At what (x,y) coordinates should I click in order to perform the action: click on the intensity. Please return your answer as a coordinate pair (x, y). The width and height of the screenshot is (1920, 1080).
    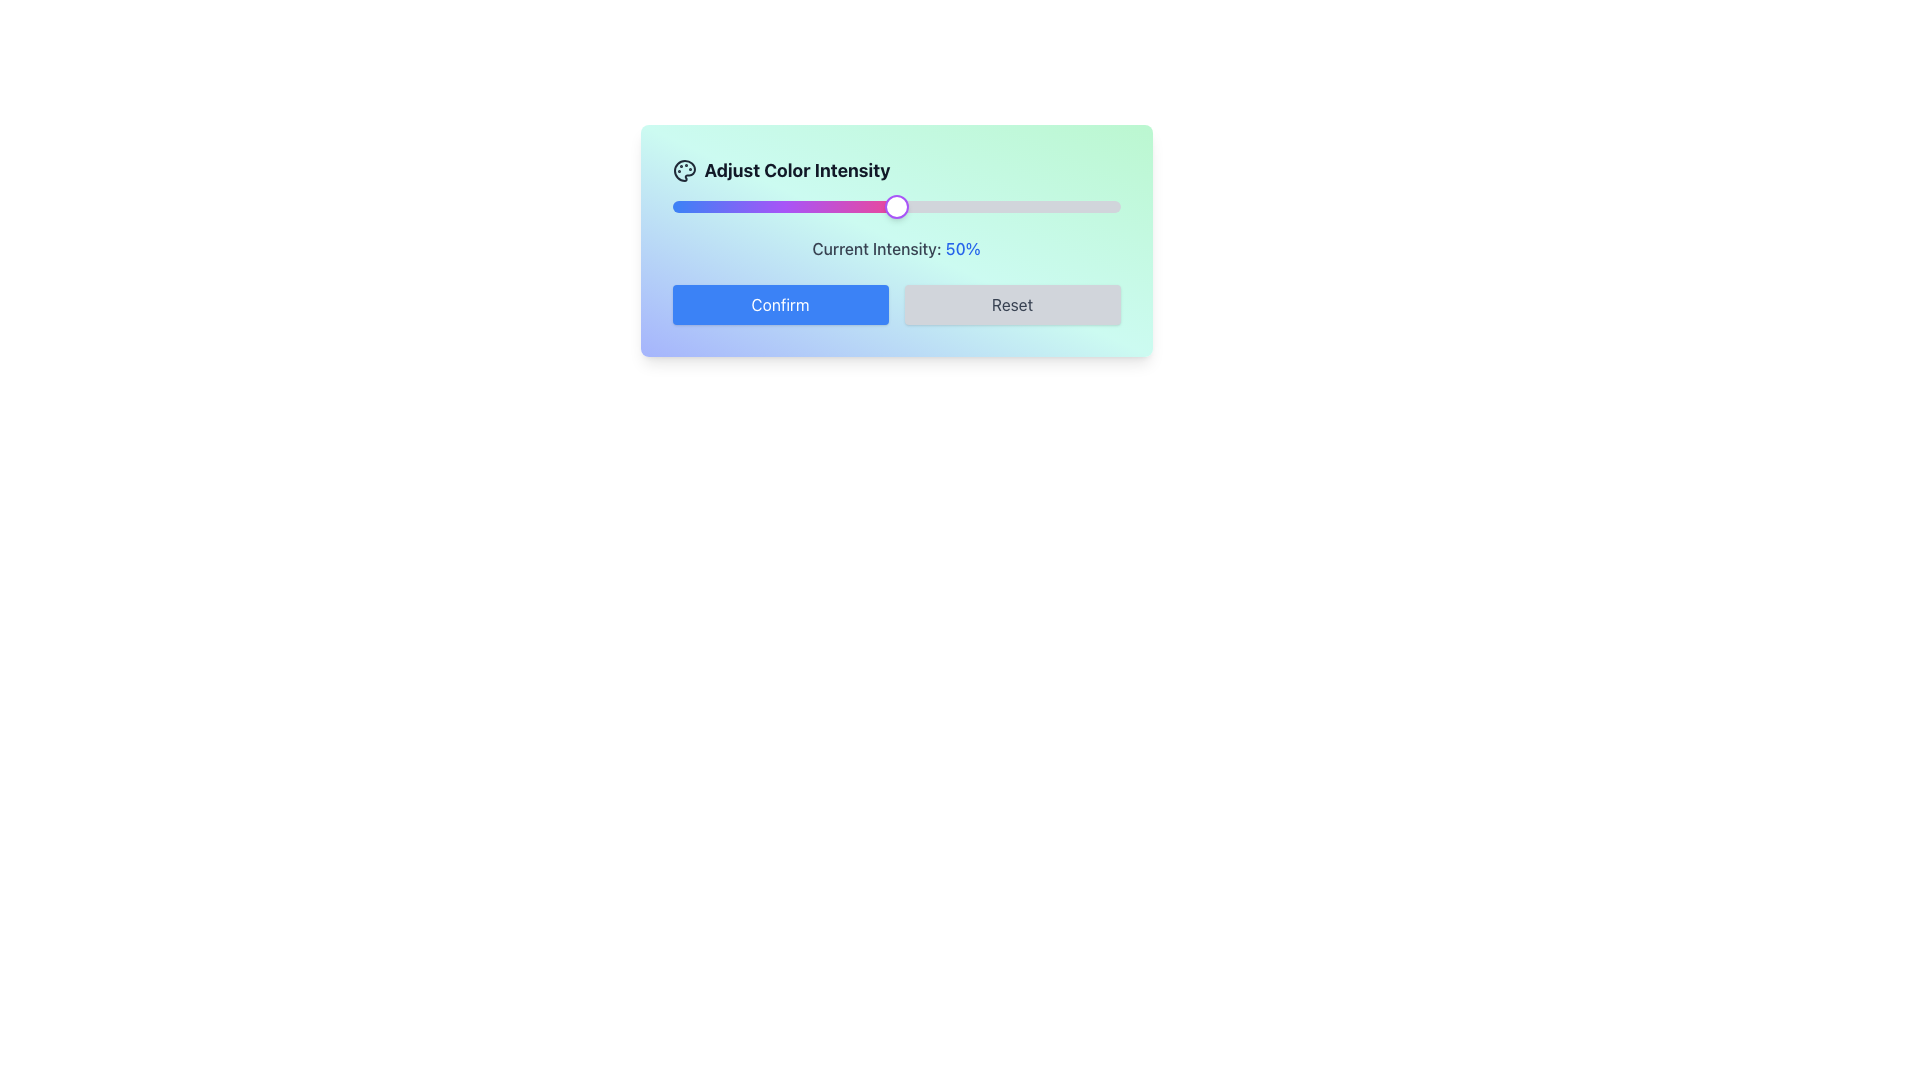
    Looking at the image, I should click on (917, 207).